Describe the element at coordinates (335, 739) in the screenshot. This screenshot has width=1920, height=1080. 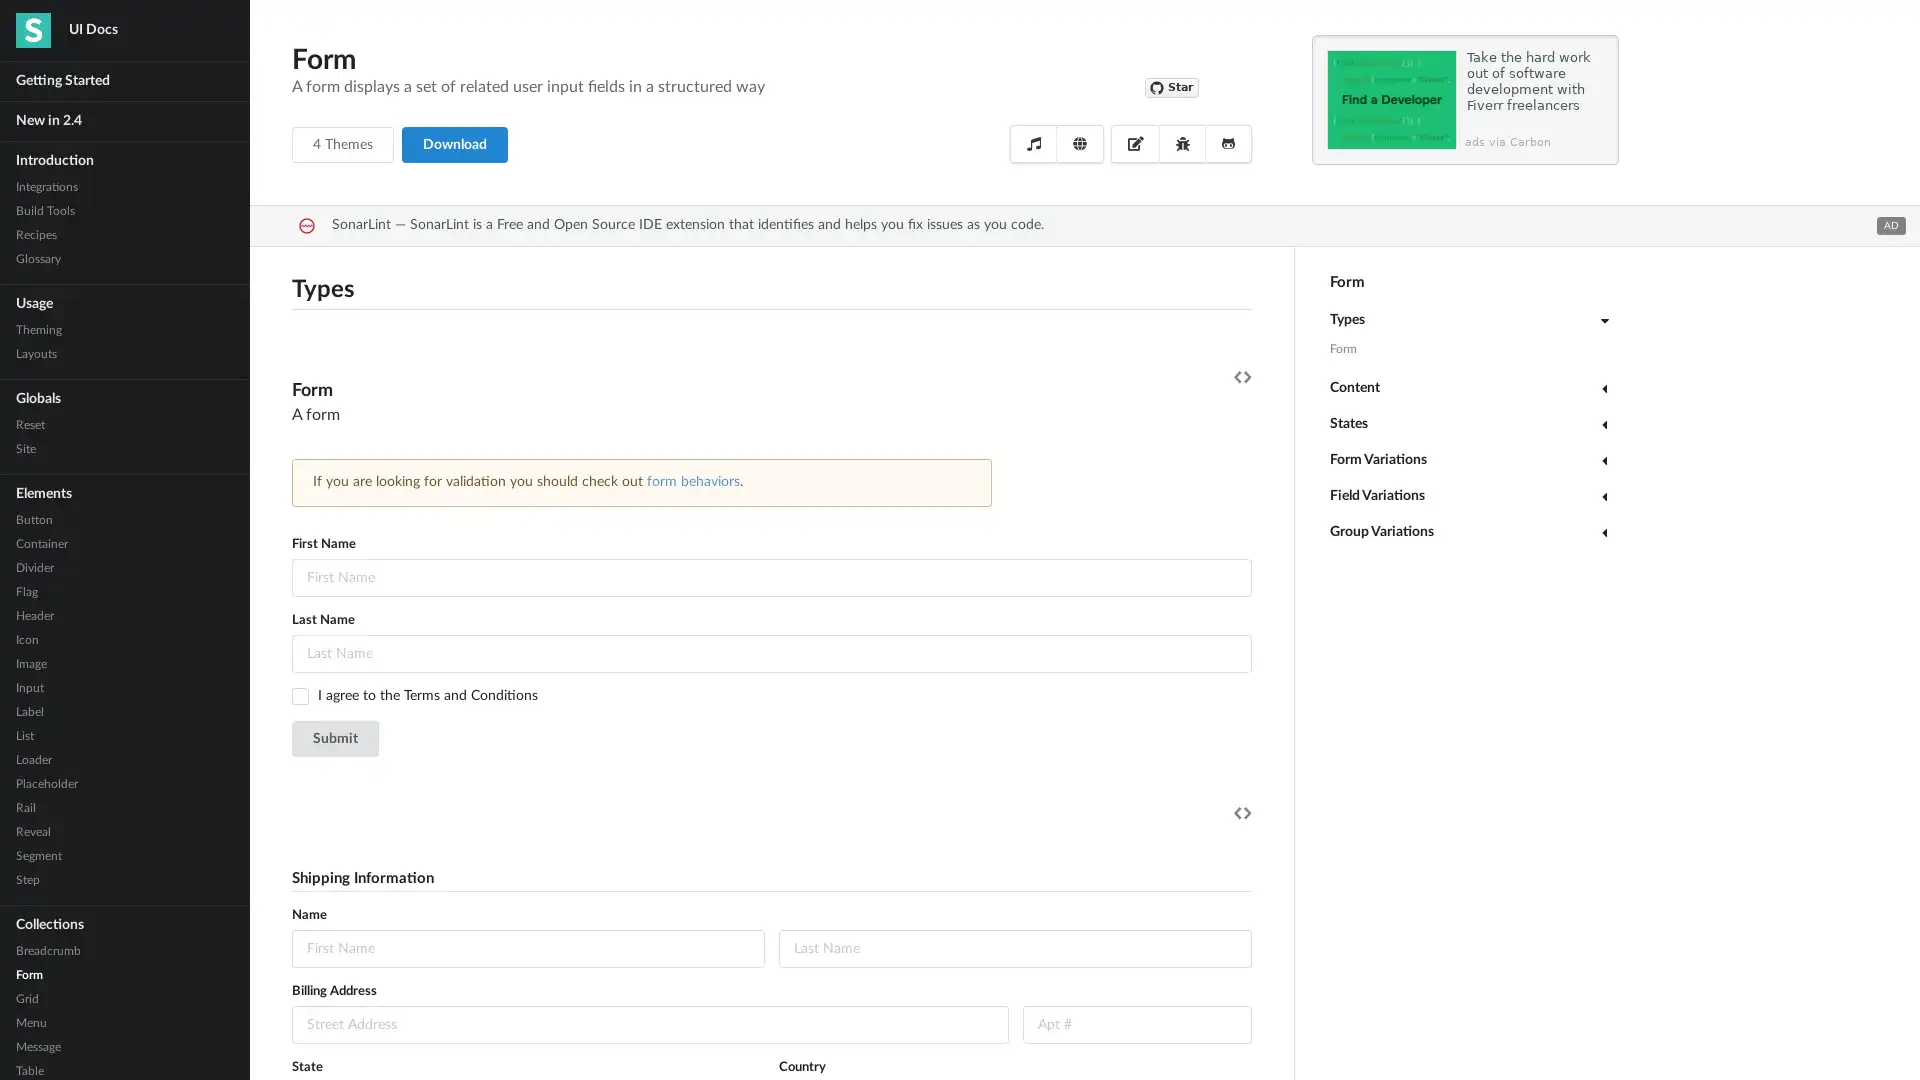
I see `Submit` at that location.